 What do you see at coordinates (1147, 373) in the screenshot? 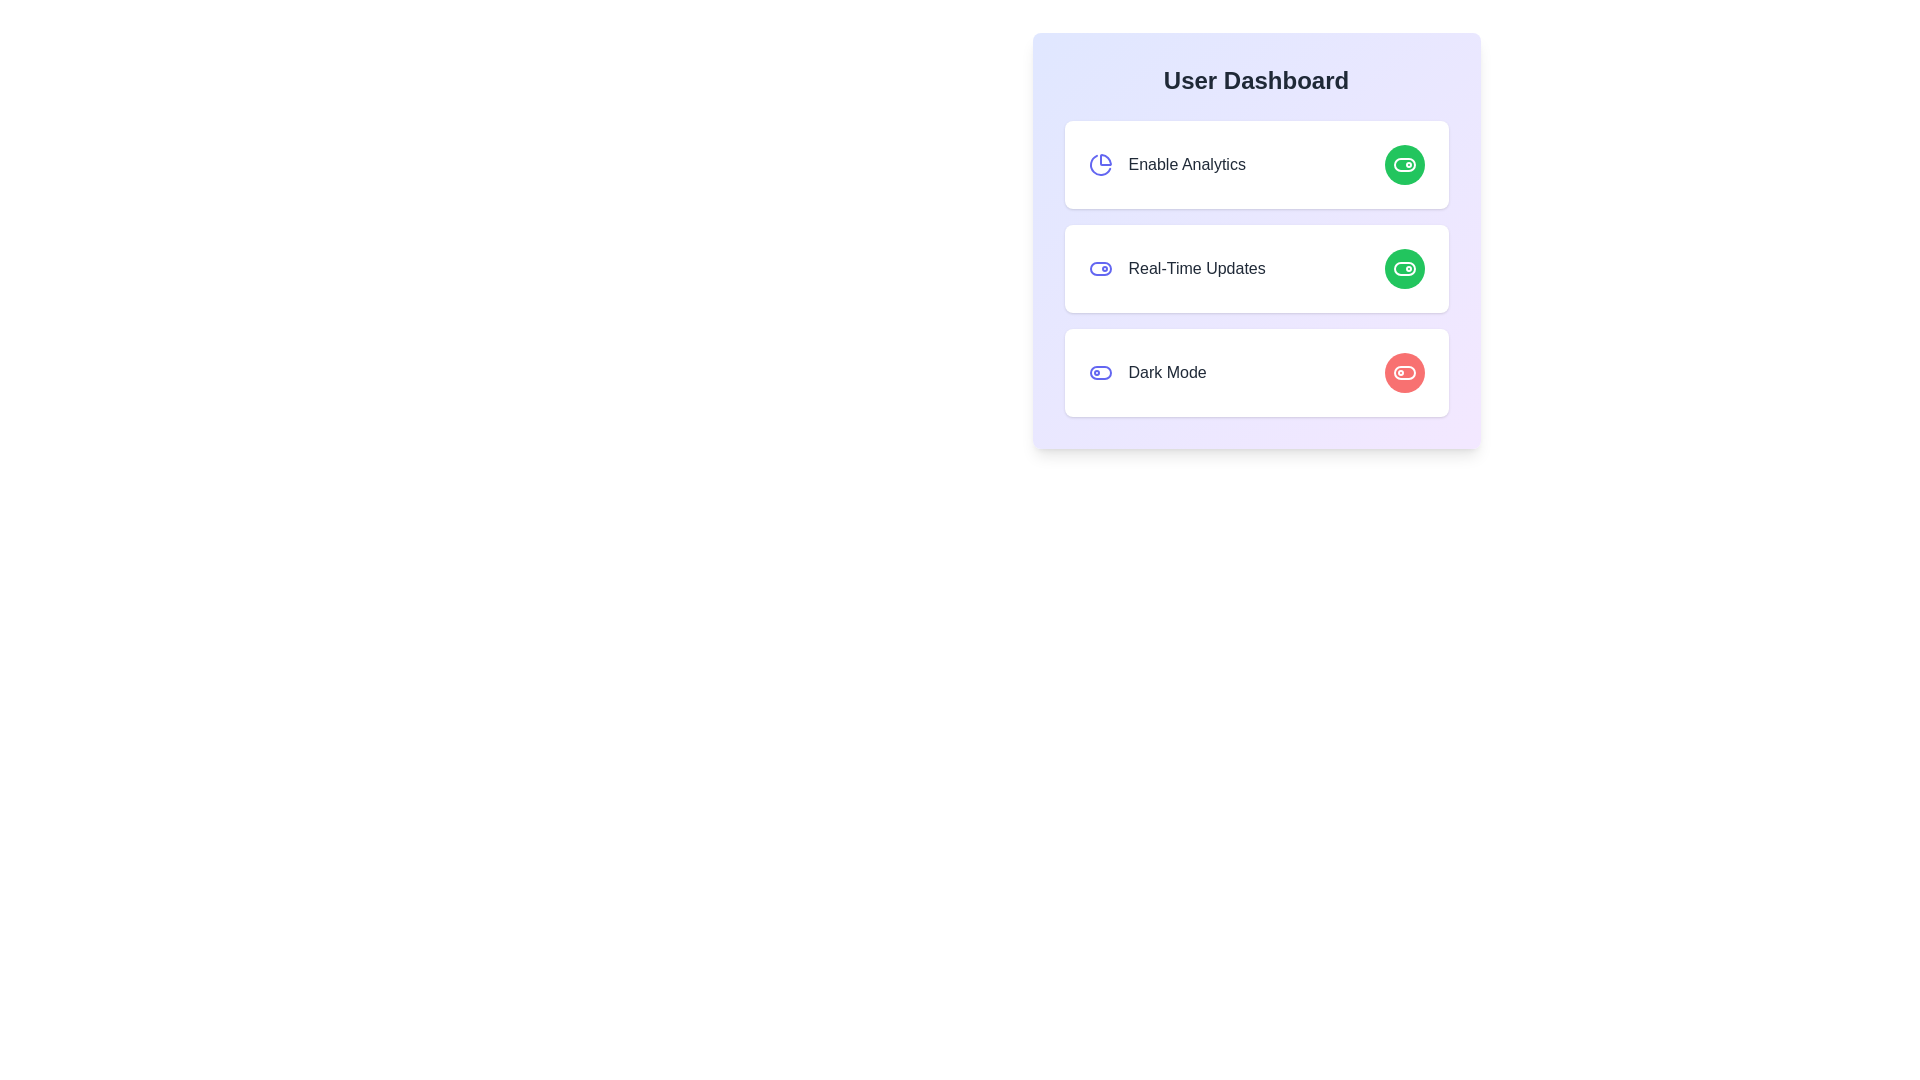
I see `the 'Dark Mode' toggle switch element, which consists of a label with dark gray font and a circular icon with a blue outline and a dot, located in the User Dashboard section` at bounding box center [1147, 373].